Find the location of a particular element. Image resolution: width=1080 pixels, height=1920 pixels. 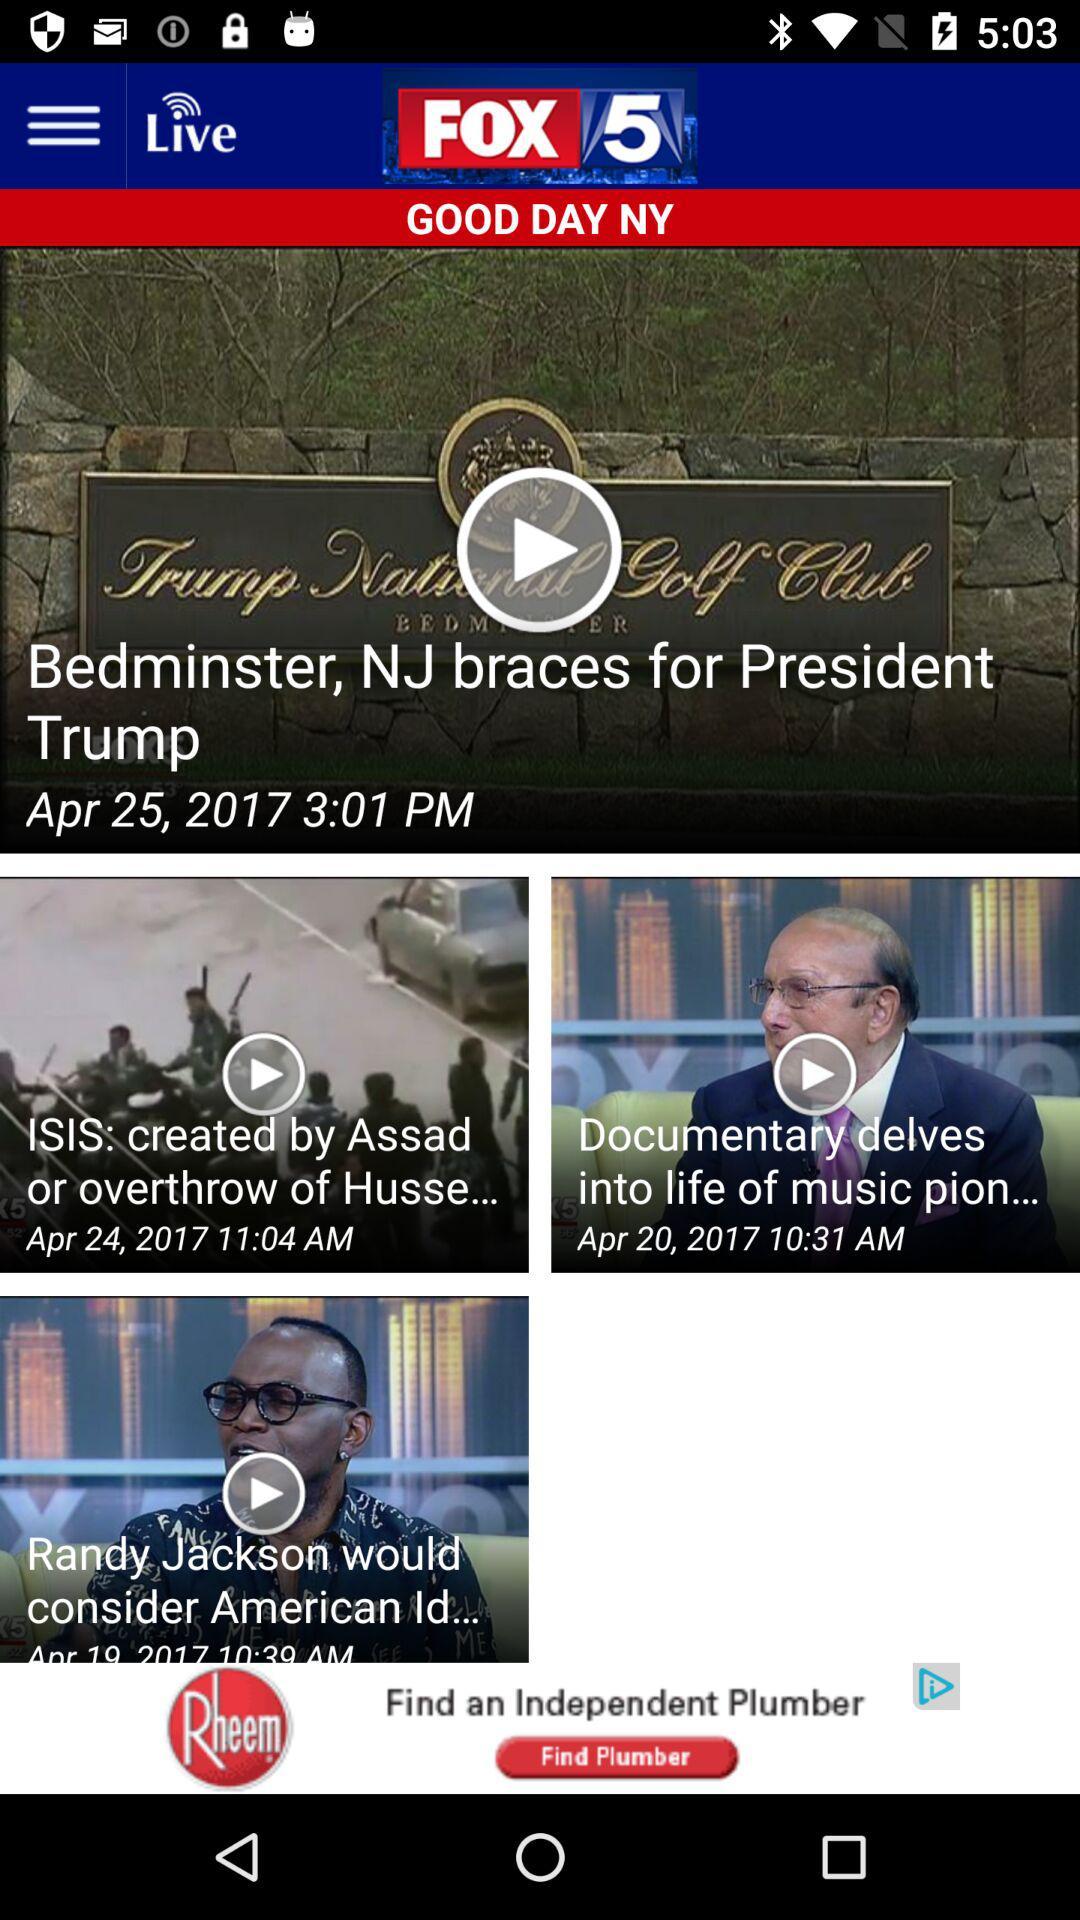

the menu icon is located at coordinates (61, 124).